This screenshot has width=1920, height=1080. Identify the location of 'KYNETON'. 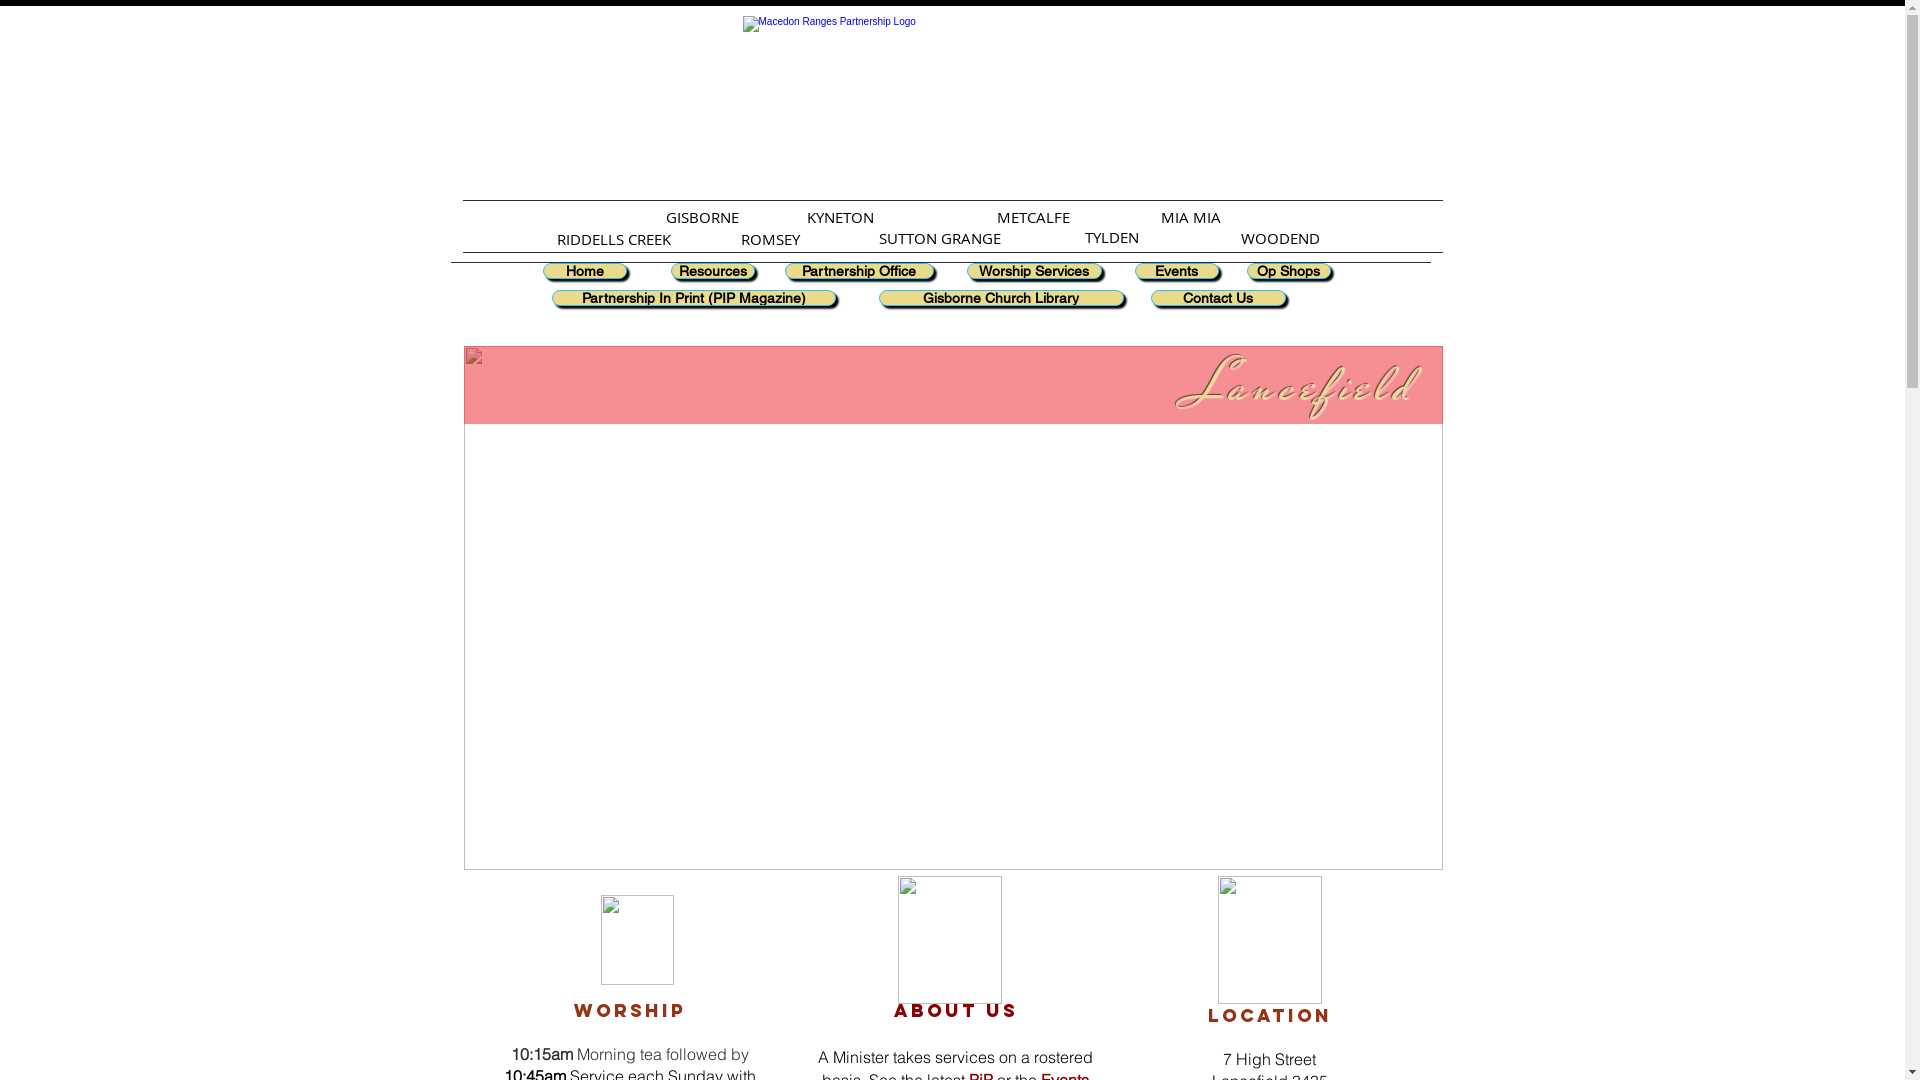
(806, 216).